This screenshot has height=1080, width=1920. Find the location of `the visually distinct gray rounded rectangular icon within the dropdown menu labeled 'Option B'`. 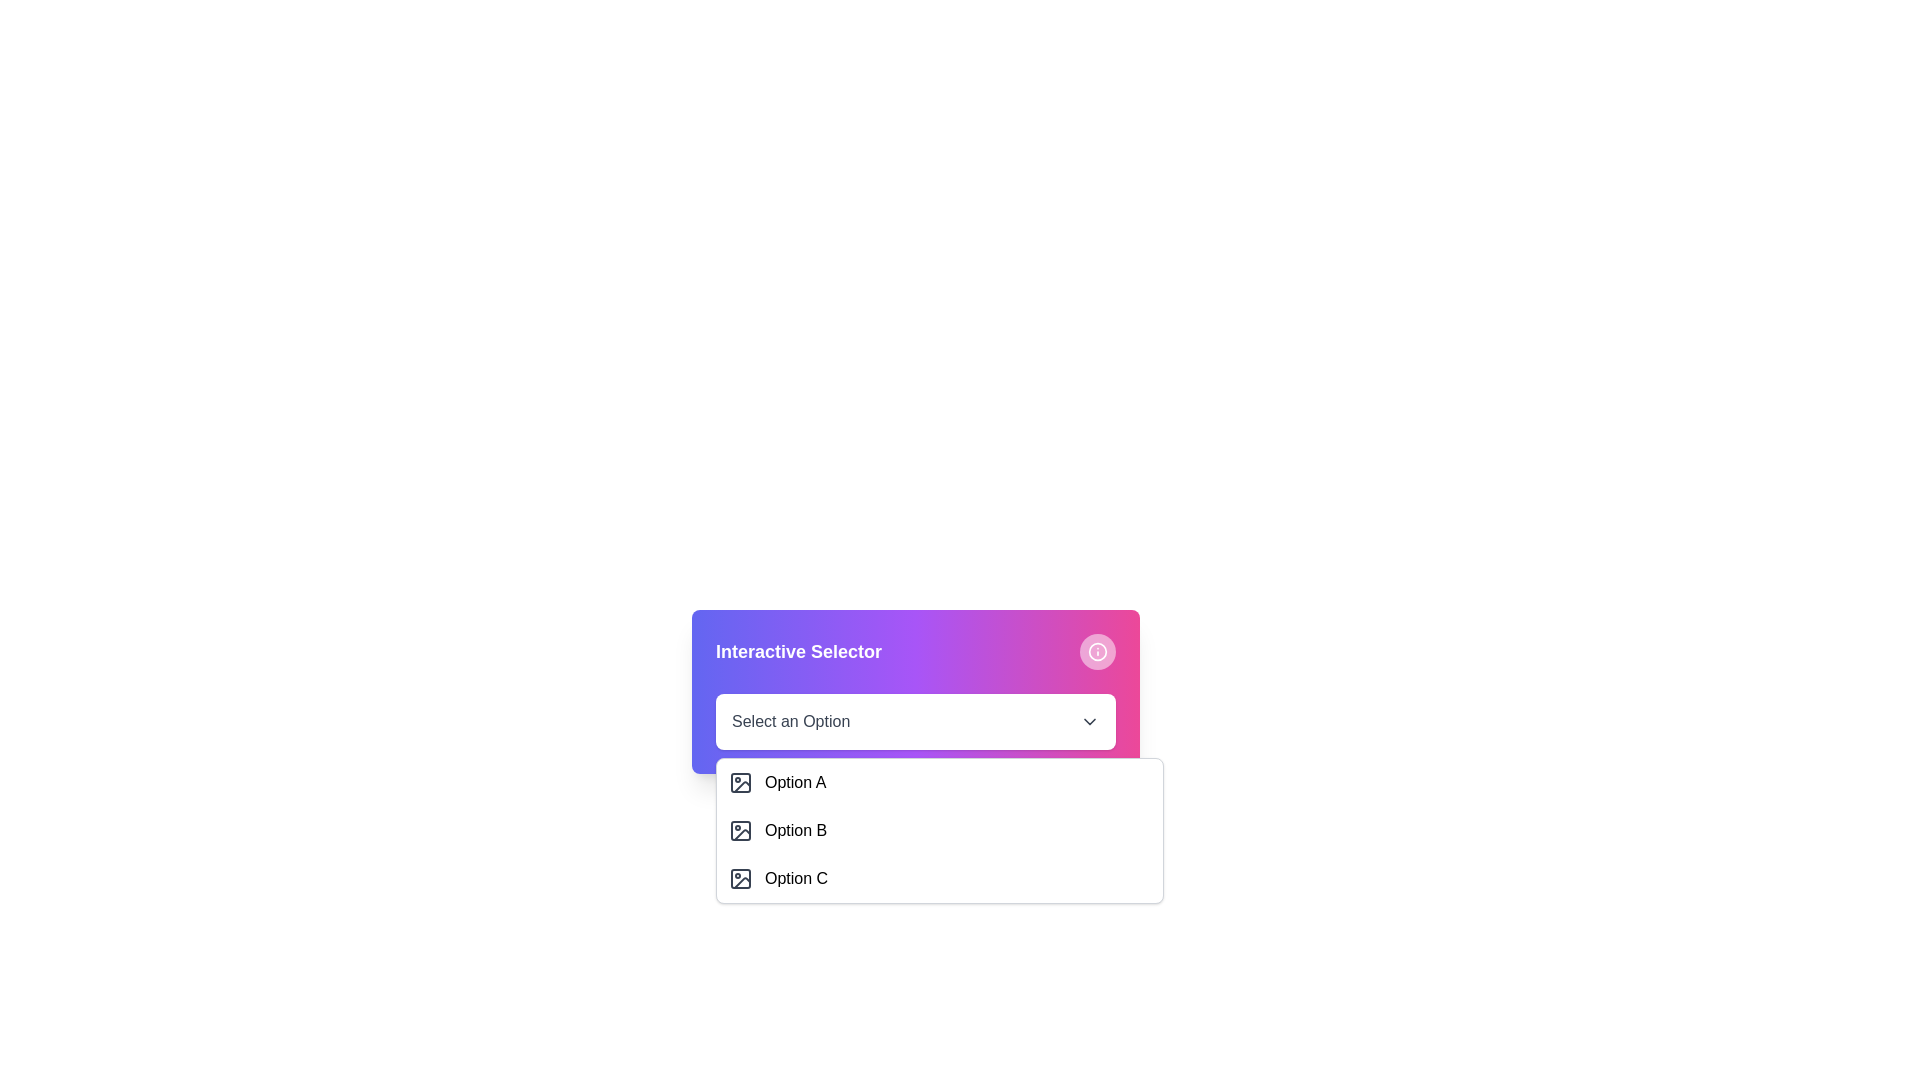

the visually distinct gray rounded rectangular icon within the dropdown menu labeled 'Option B' is located at coordinates (739, 830).